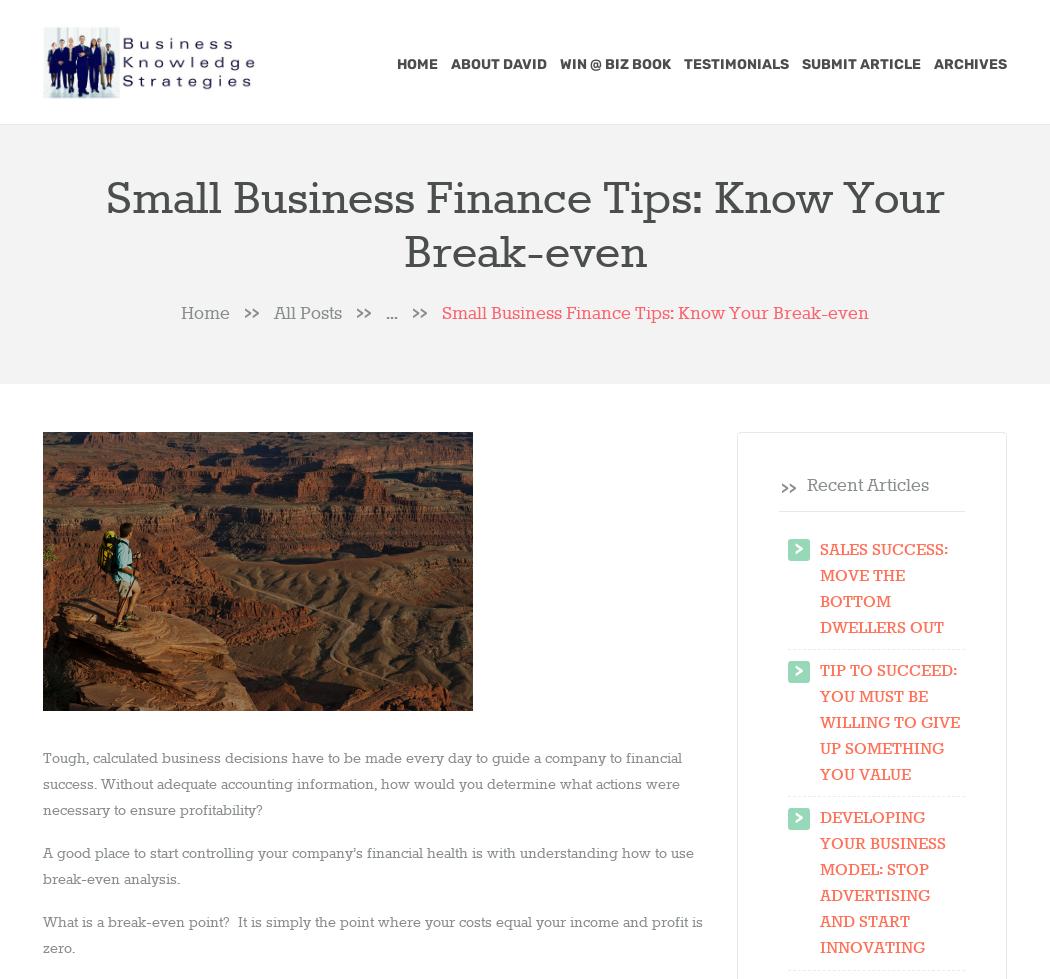 The height and width of the screenshot is (979, 1050). I want to click on 'Tip to Succeed: You Must Be Willing To Give Up Something You Value', so click(818, 722).